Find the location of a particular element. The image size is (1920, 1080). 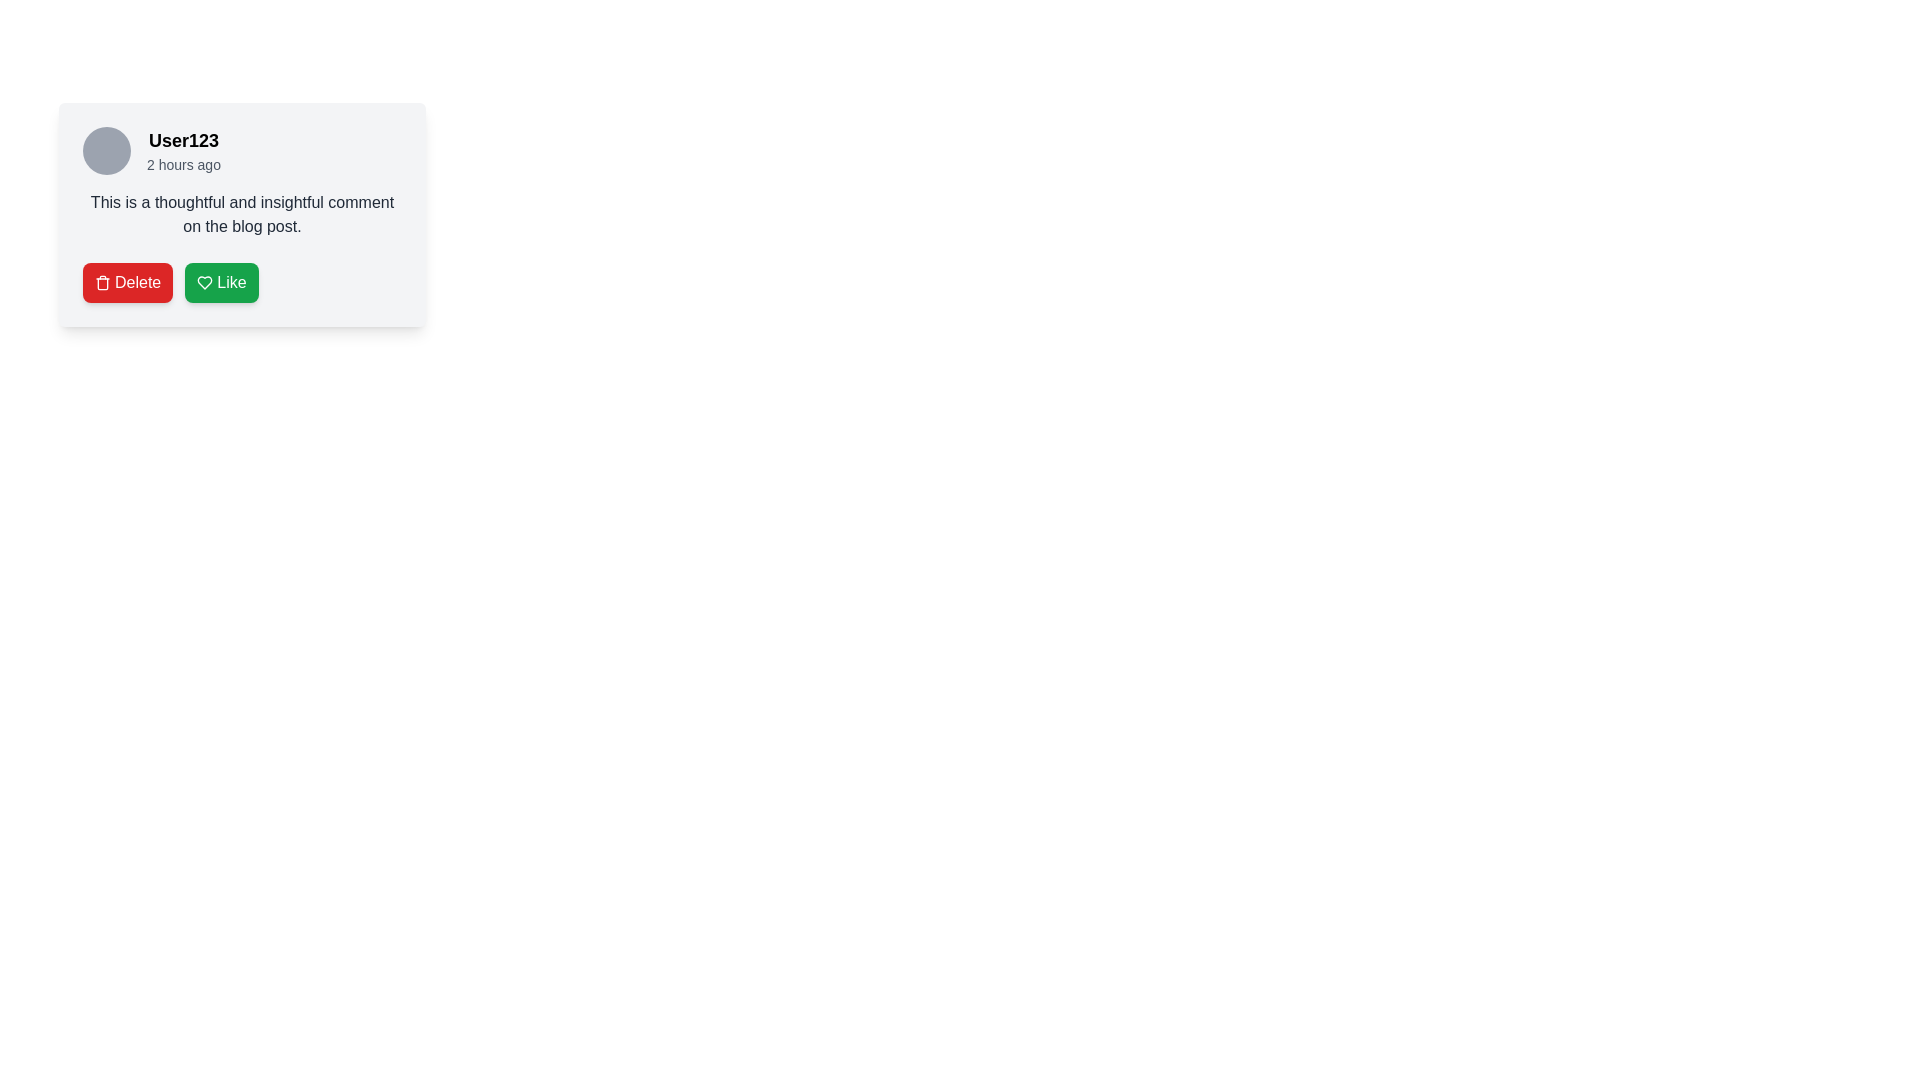

the 'Like' button, which has a green background, rounded corners, and white text, positioned next to the 'Delete' button is located at coordinates (221, 282).